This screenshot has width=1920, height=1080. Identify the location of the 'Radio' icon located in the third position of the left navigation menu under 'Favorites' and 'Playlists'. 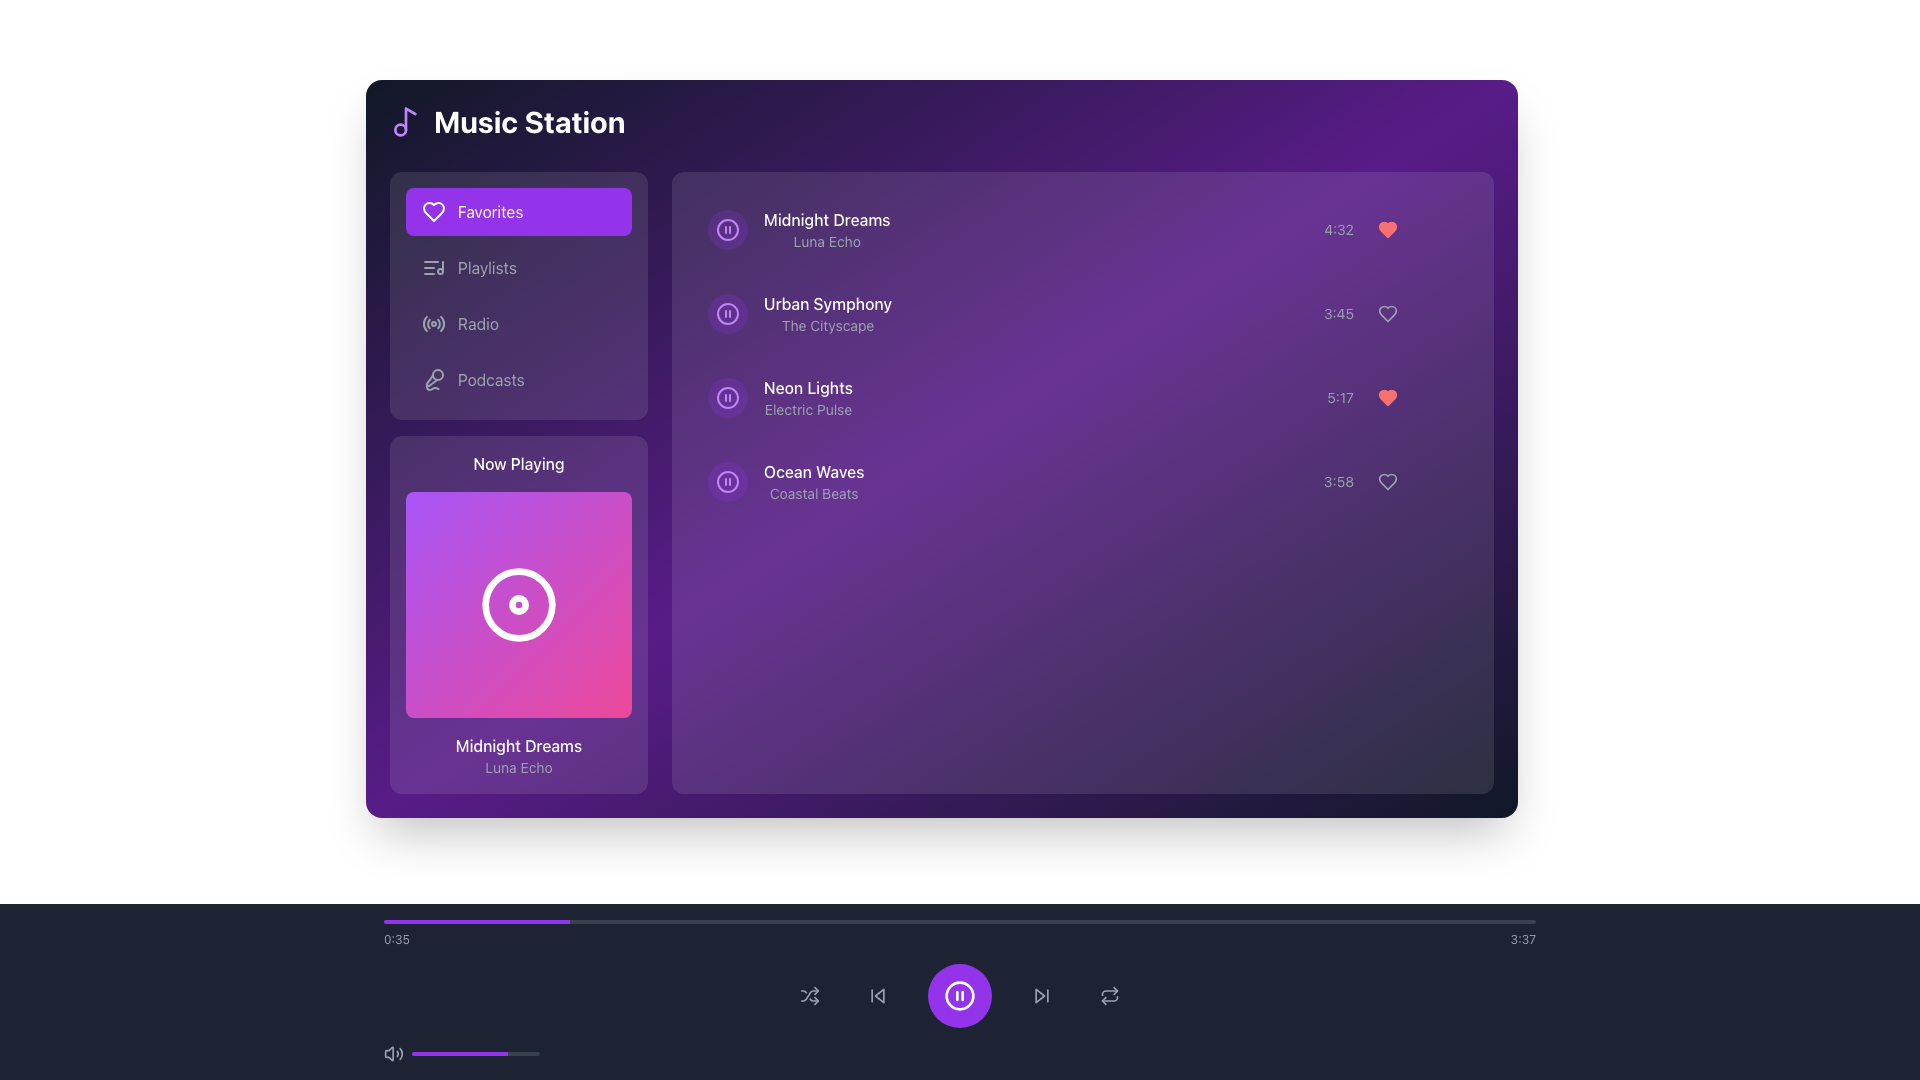
(432, 323).